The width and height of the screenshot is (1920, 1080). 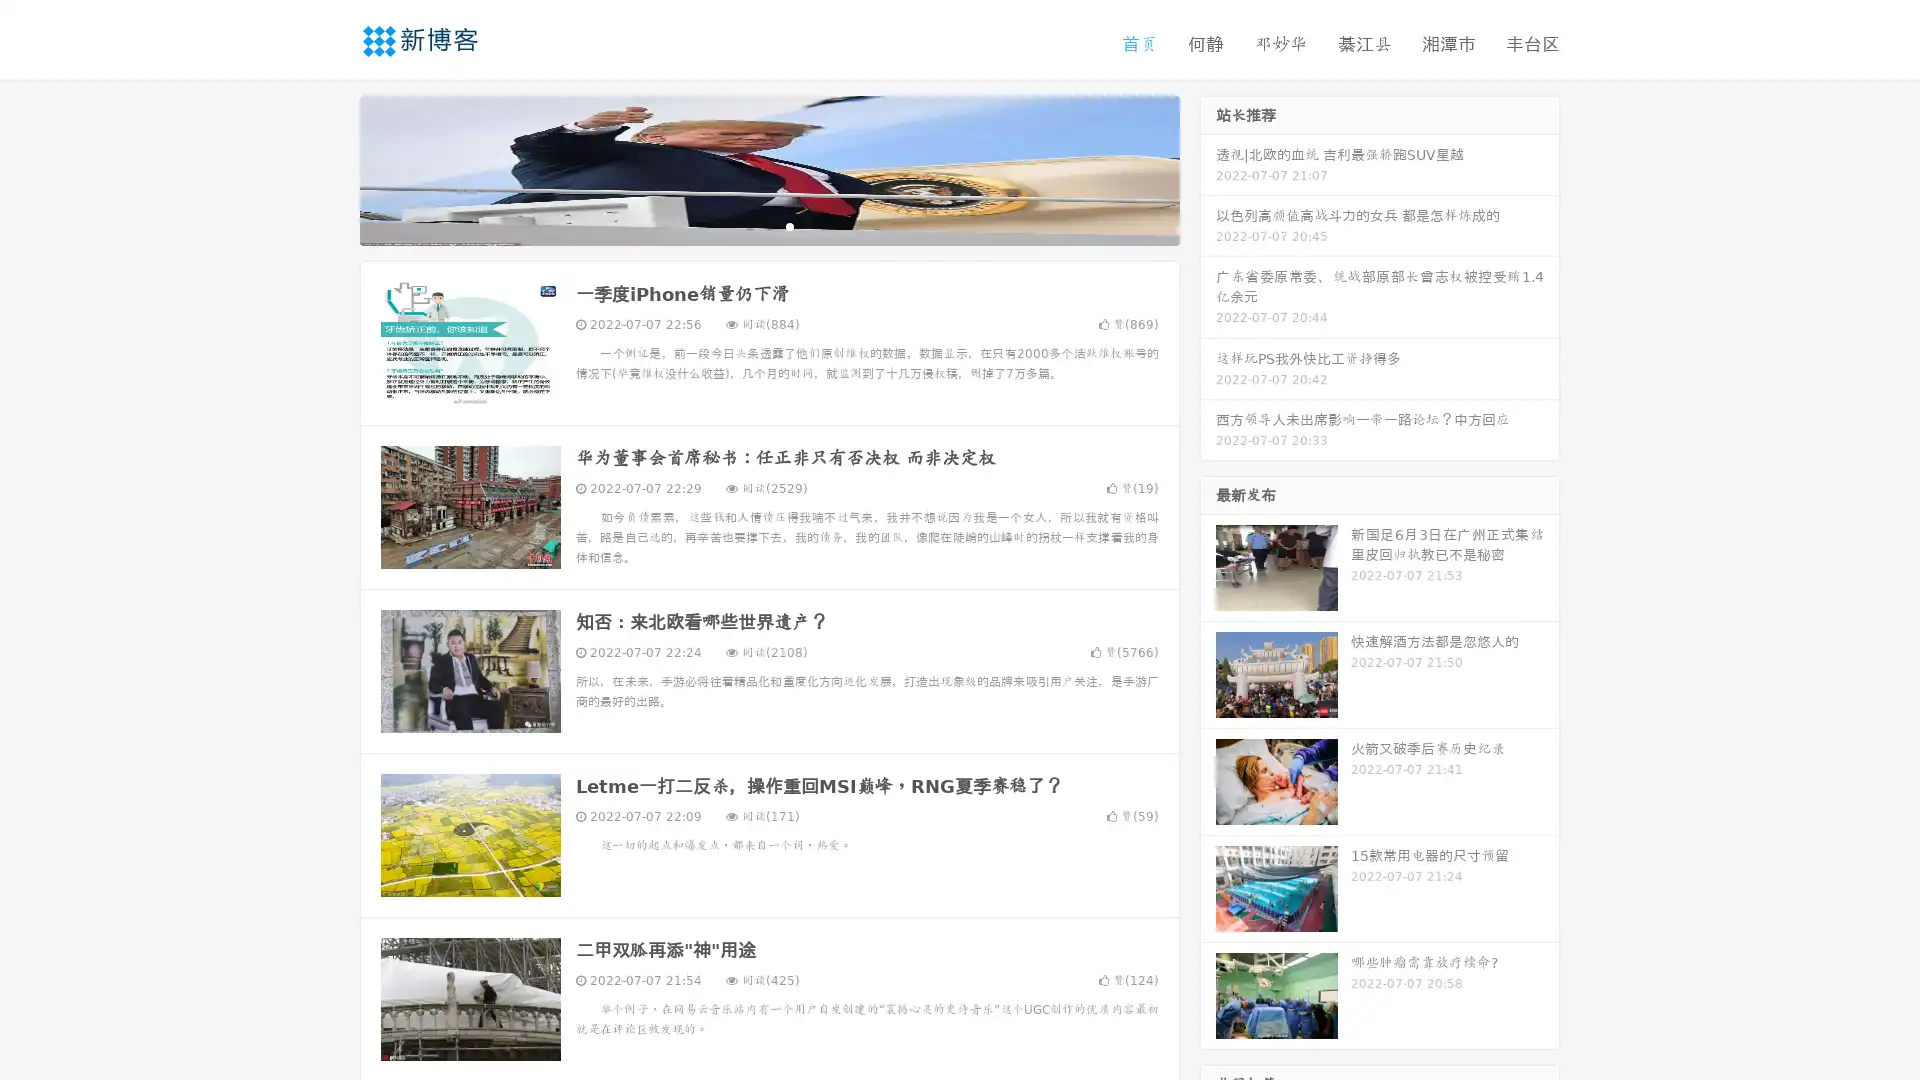 What do you see at coordinates (330, 168) in the screenshot?
I see `Previous slide` at bounding box center [330, 168].